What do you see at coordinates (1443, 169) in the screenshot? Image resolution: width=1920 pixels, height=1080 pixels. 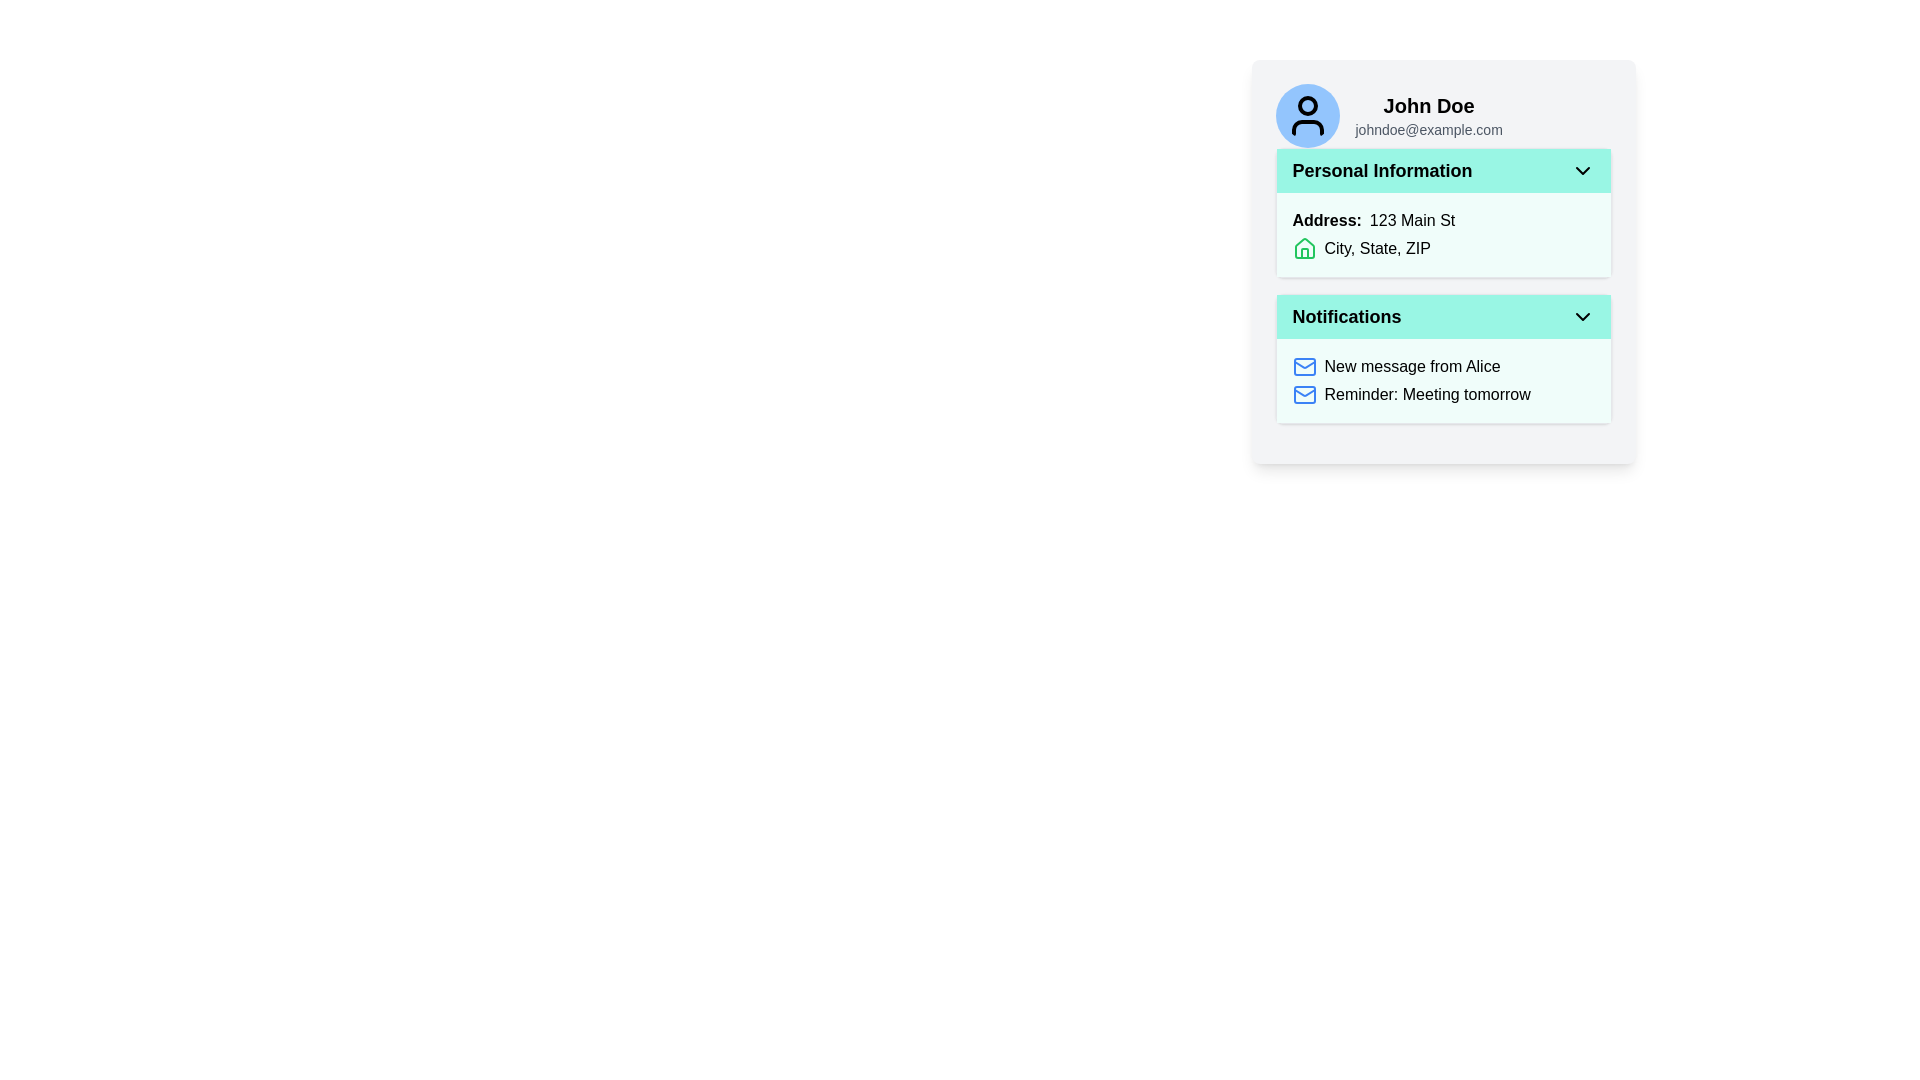 I see `the Collapsible Header labeled 'Personal Information' to activate hover effects` at bounding box center [1443, 169].